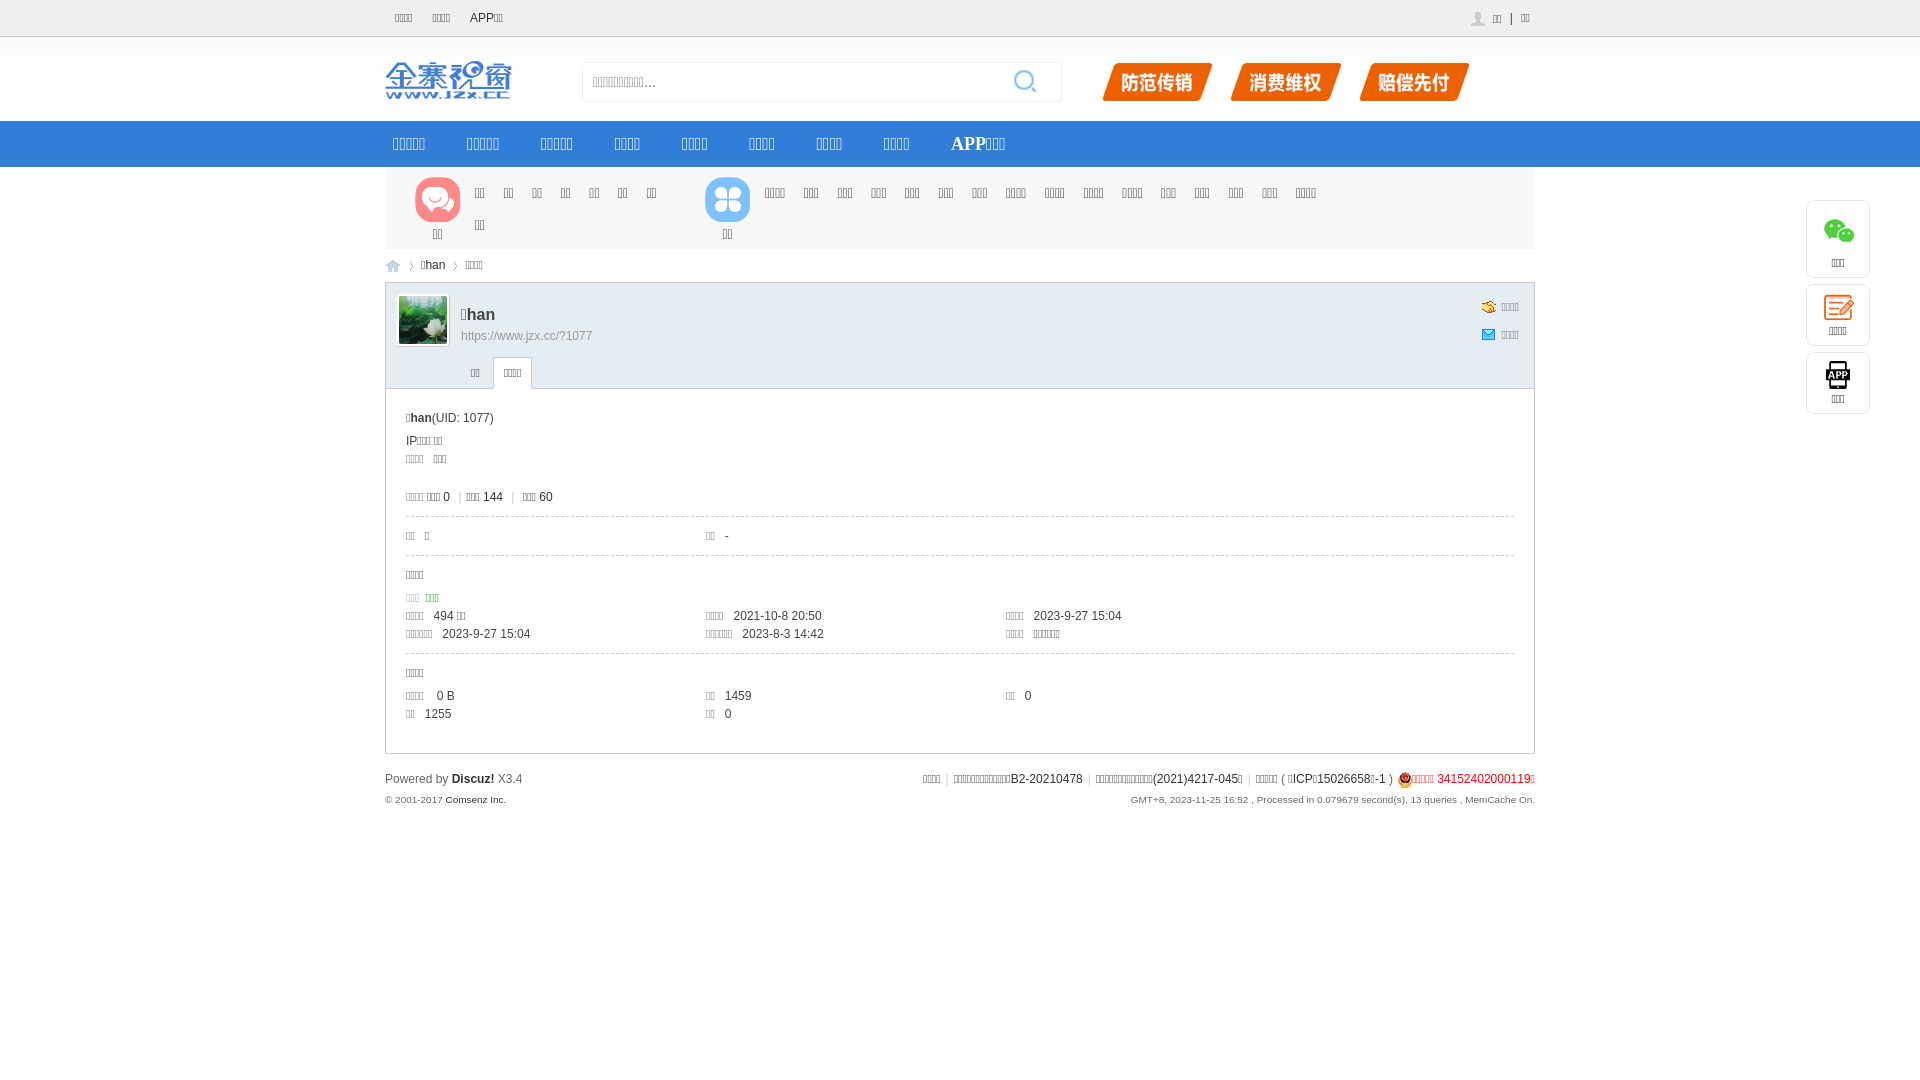 This screenshot has height=1080, width=1920. What do you see at coordinates (459, 334) in the screenshot?
I see `'https://www.jzx.cc/?1077'` at bounding box center [459, 334].